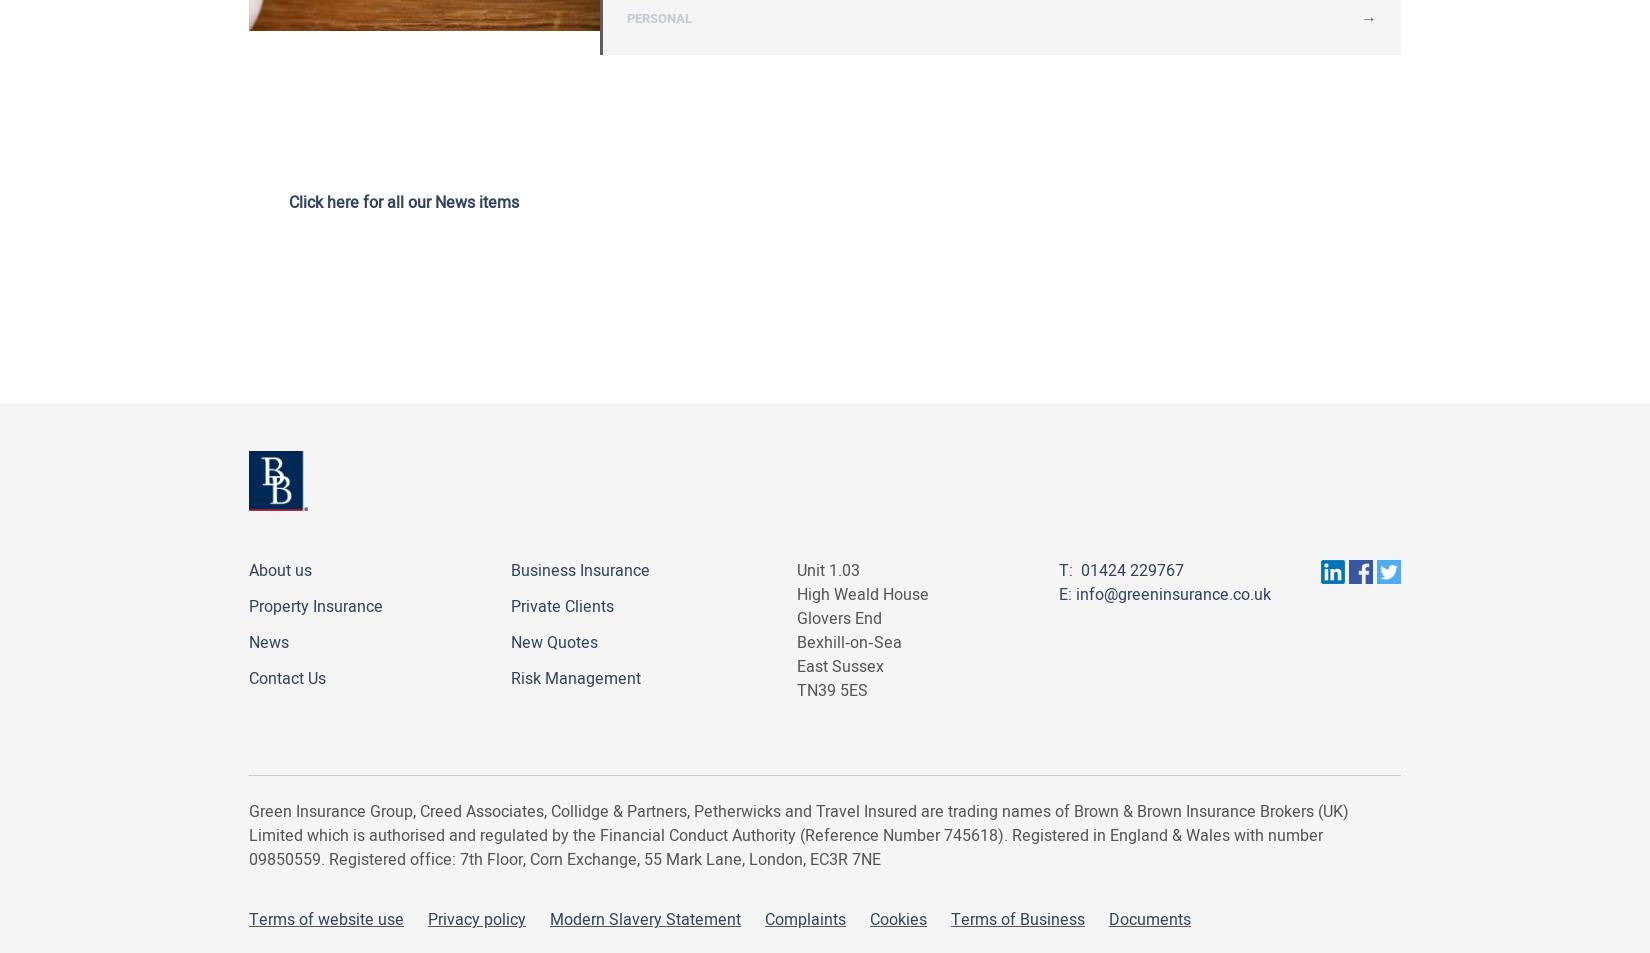 The height and width of the screenshot is (953, 1650). What do you see at coordinates (561, 606) in the screenshot?
I see `'Private Clients'` at bounding box center [561, 606].